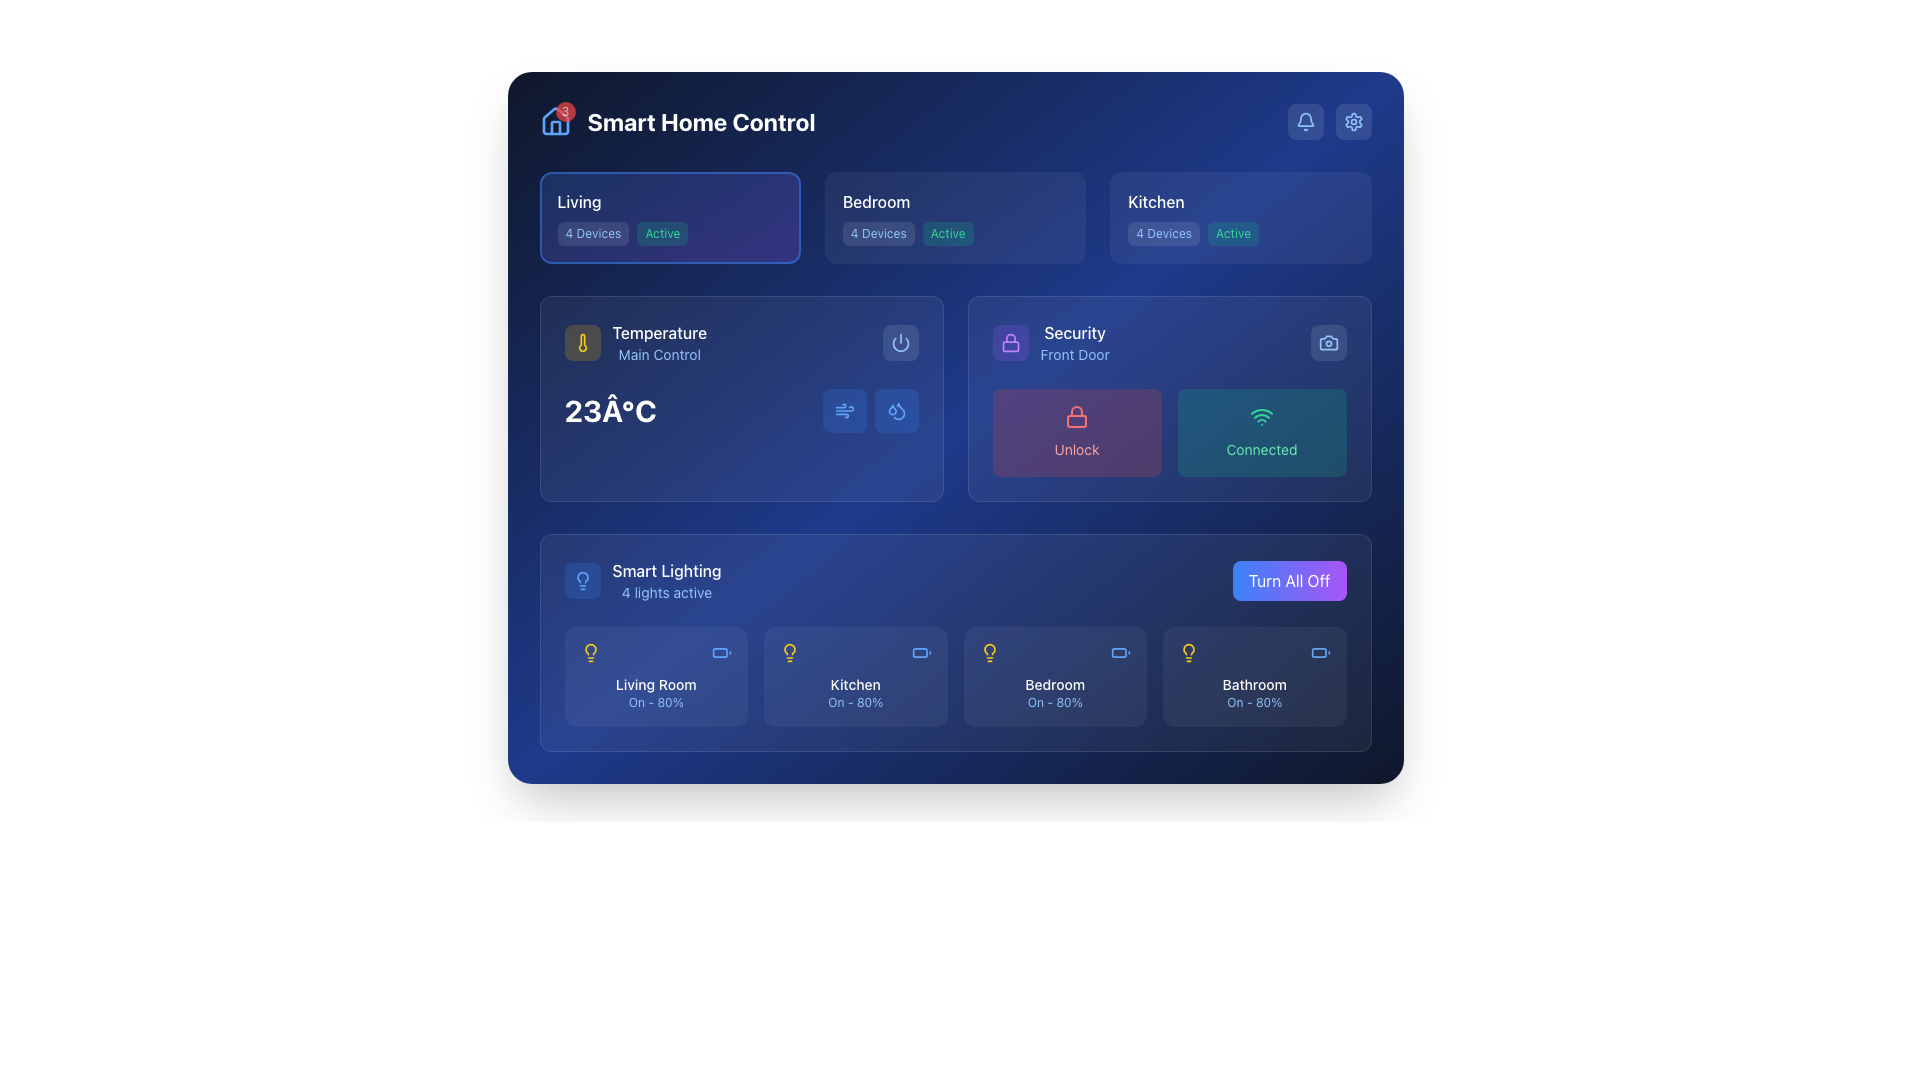 The height and width of the screenshot is (1080, 1920). Describe the element at coordinates (1075, 431) in the screenshot. I see `the security control button located on the left side of the pair of buttons in the security section to trigger a tooltip or visual feedback` at that location.